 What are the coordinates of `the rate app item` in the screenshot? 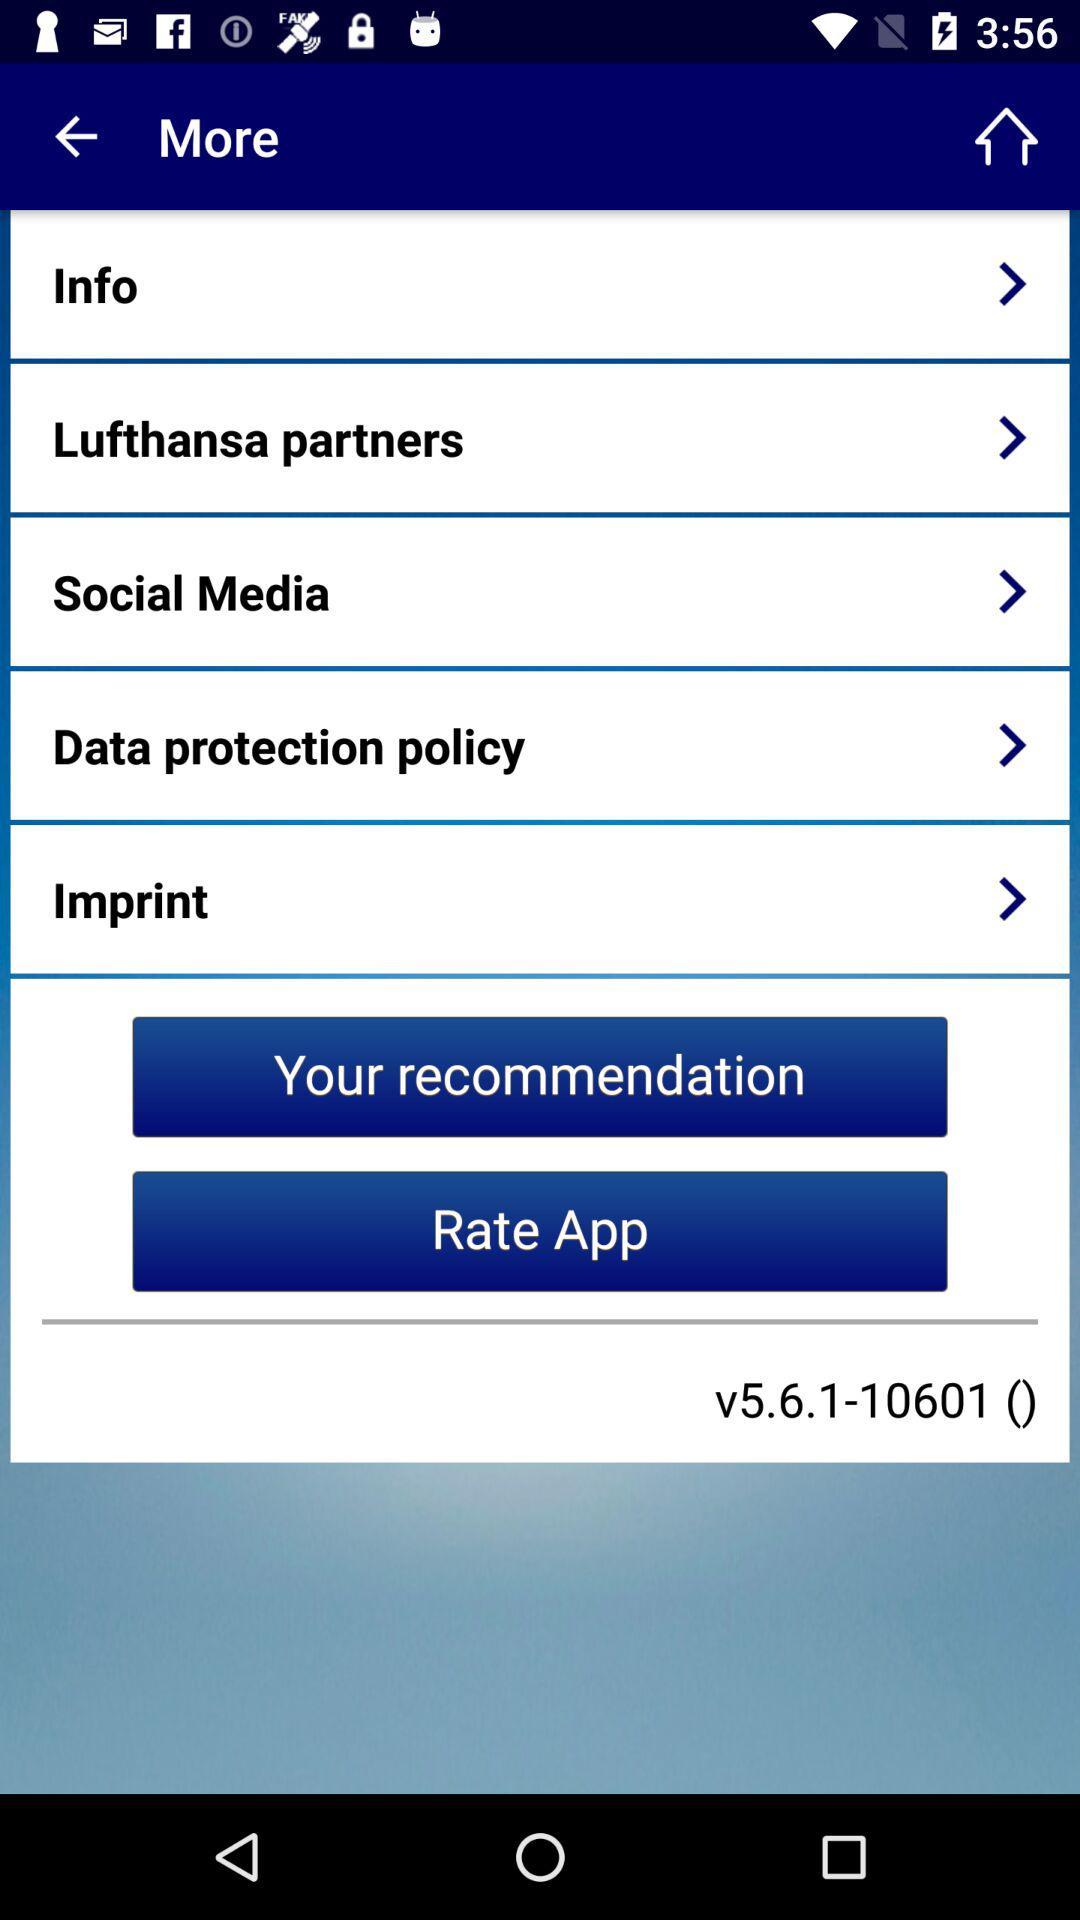 It's located at (540, 1230).